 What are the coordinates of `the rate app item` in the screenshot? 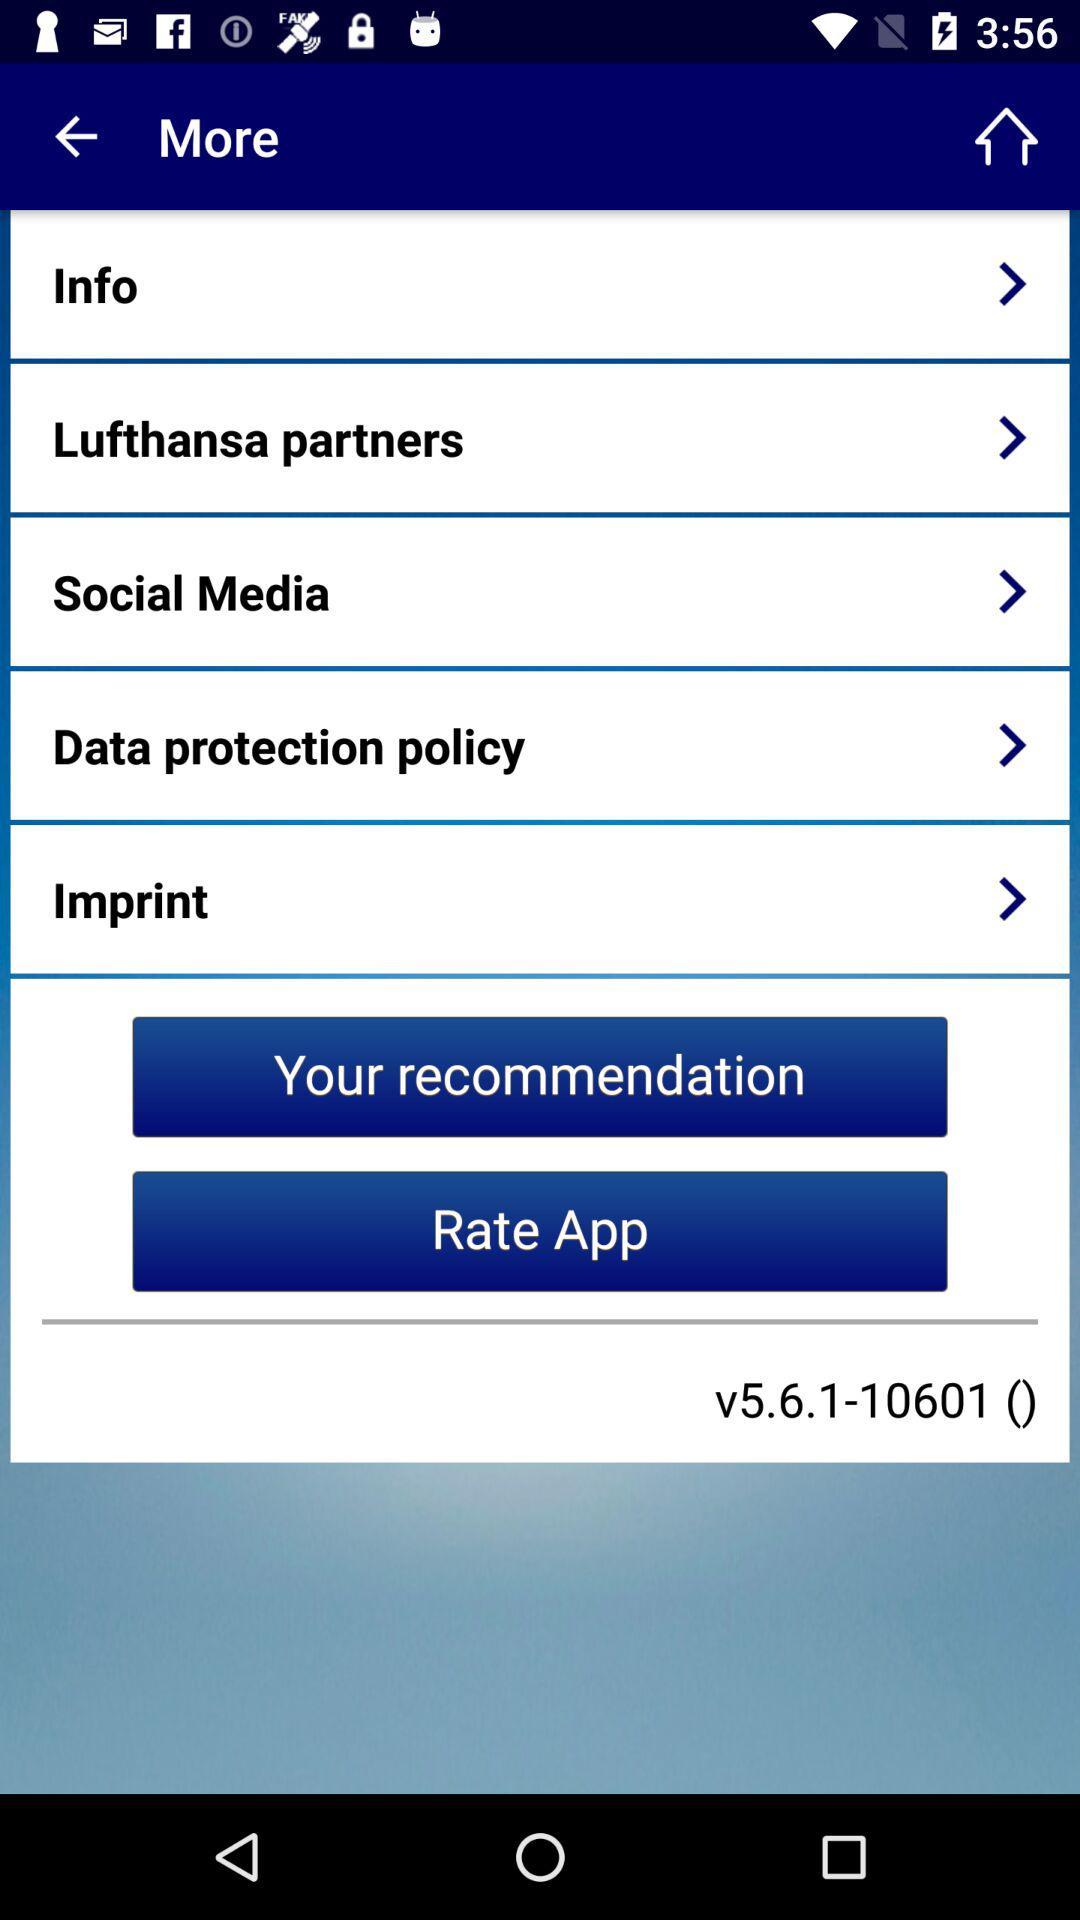 It's located at (540, 1230).